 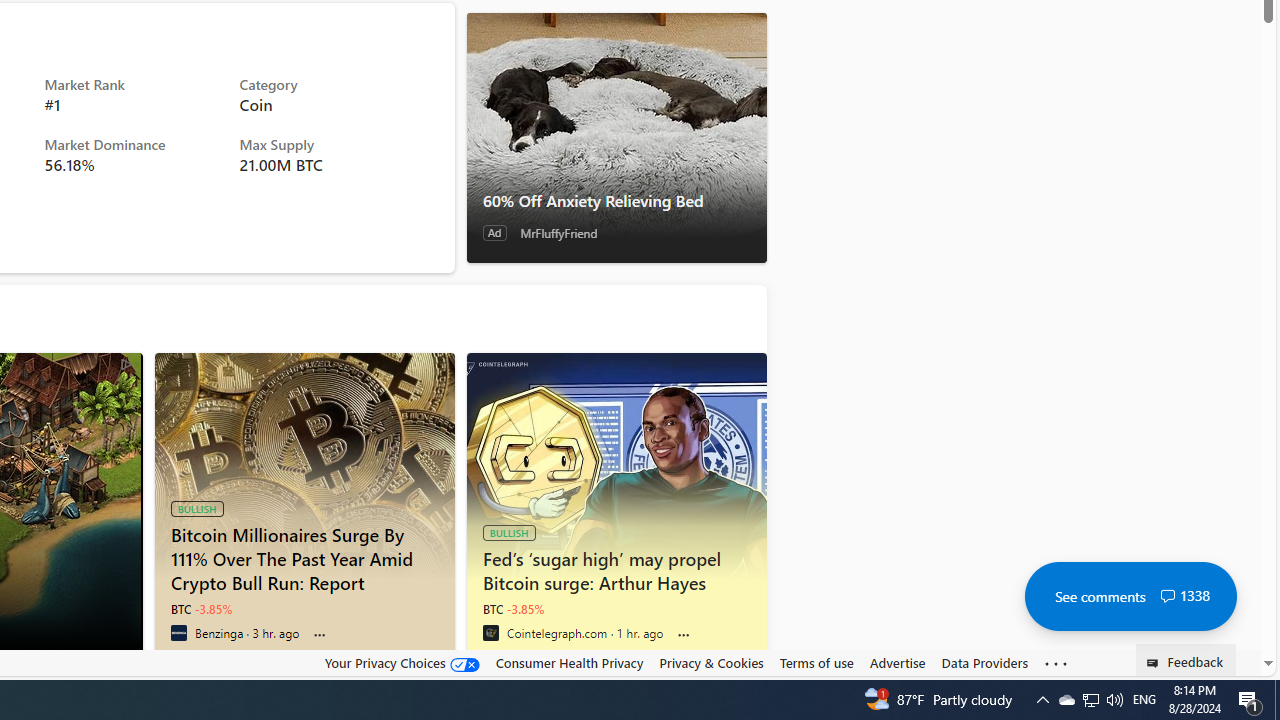 I want to click on 'Terms of use', so click(x=816, y=662).